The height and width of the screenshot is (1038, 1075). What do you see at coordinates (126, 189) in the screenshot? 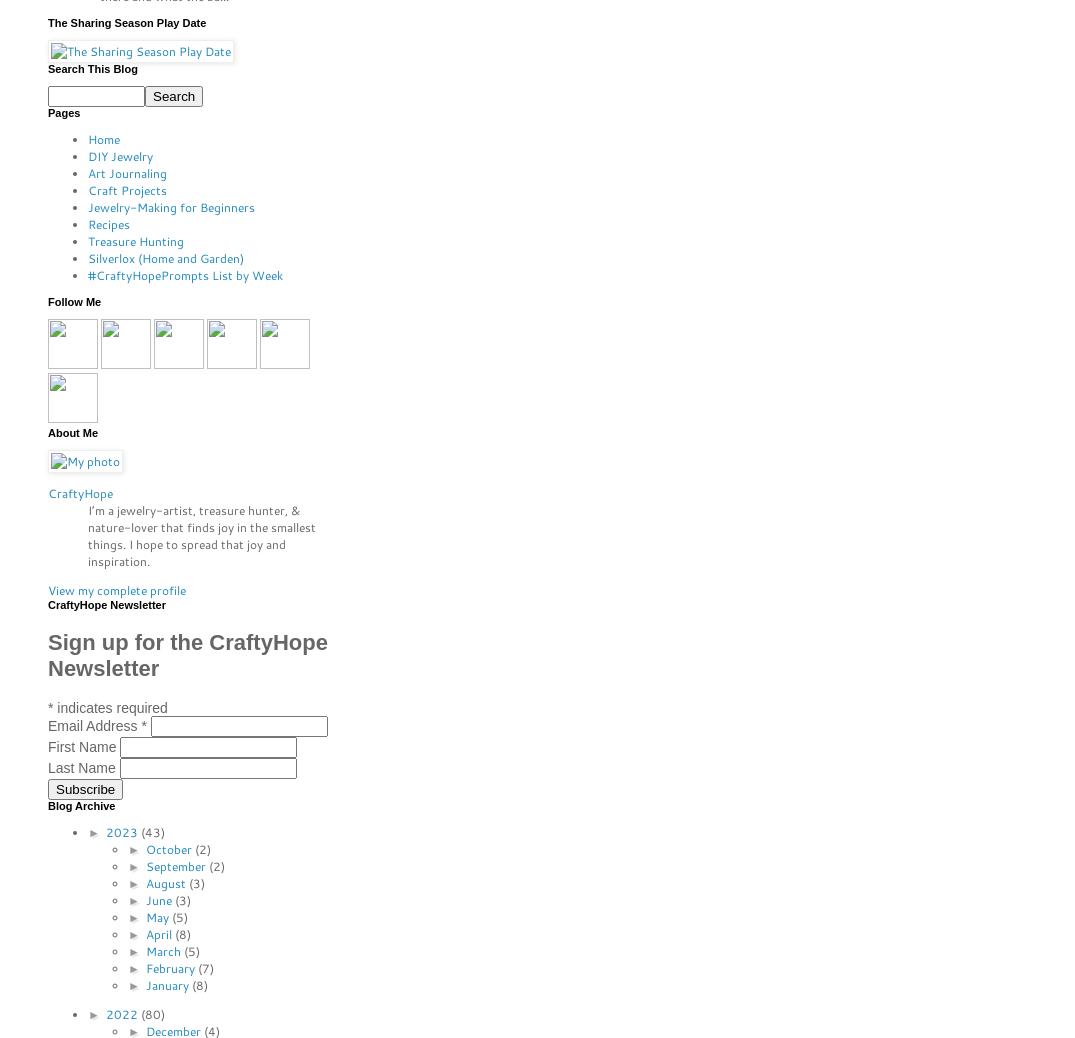
I see `'Craft Projects'` at bounding box center [126, 189].